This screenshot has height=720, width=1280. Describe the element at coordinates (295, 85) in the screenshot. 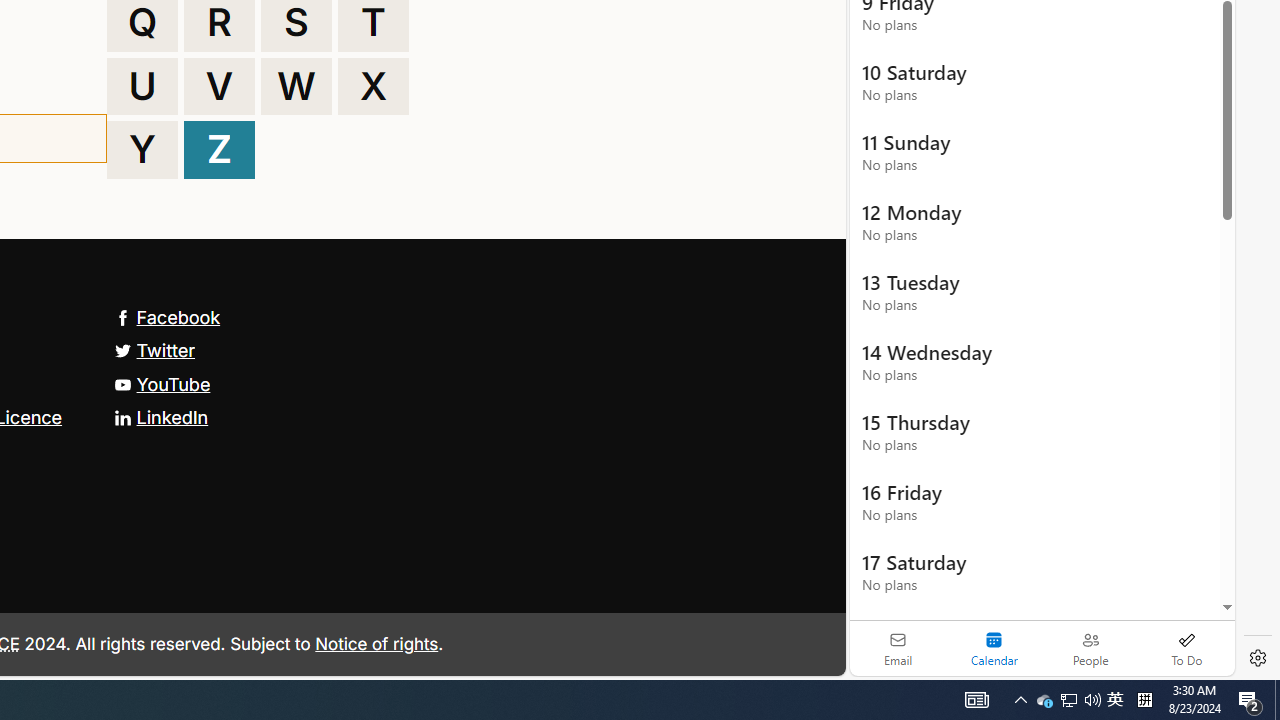

I see `'W'` at that location.